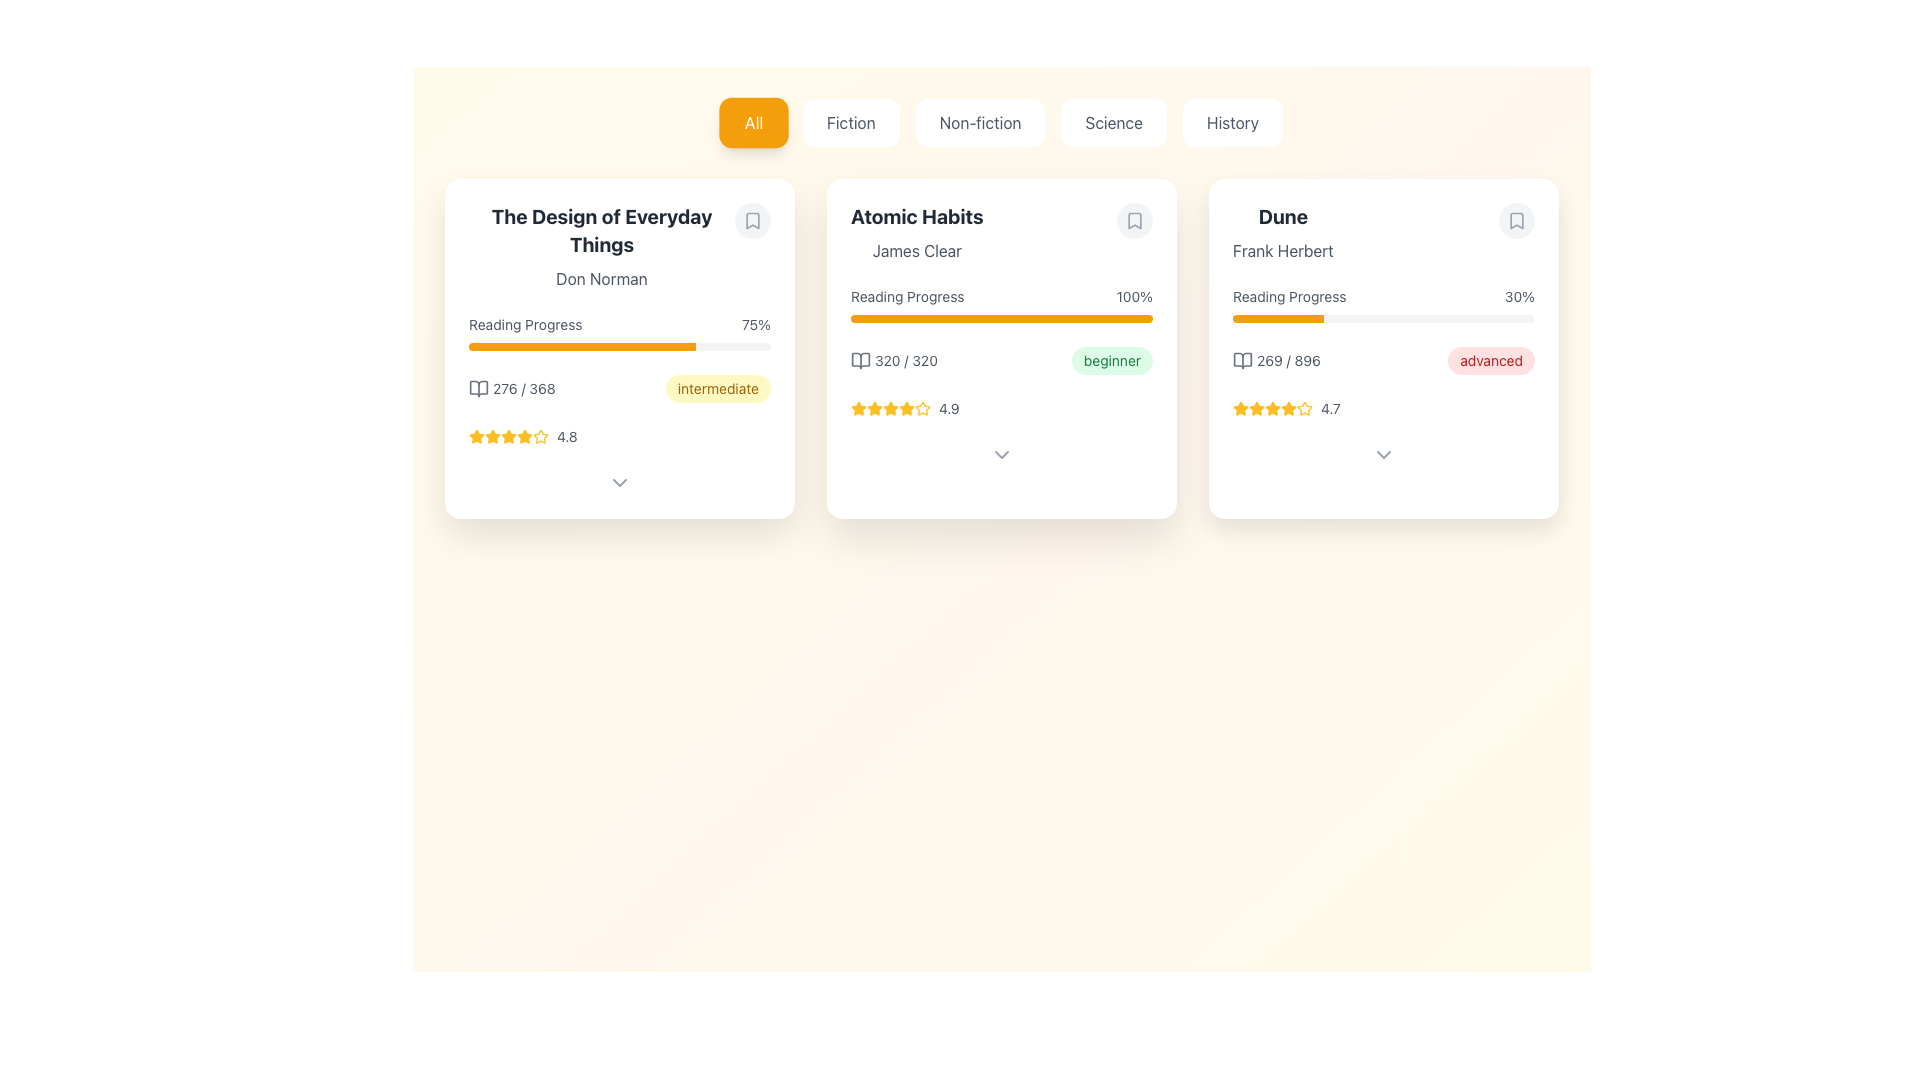 This screenshot has height=1080, width=1920. What do you see at coordinates (859, 407) in the screenshot?
I see `the third star icon in the 5-star rating system for the book 'Atomic Habits', which is located in the middle box of the UI layout, underneath the progress indicator` at bounding box center [859, 407].